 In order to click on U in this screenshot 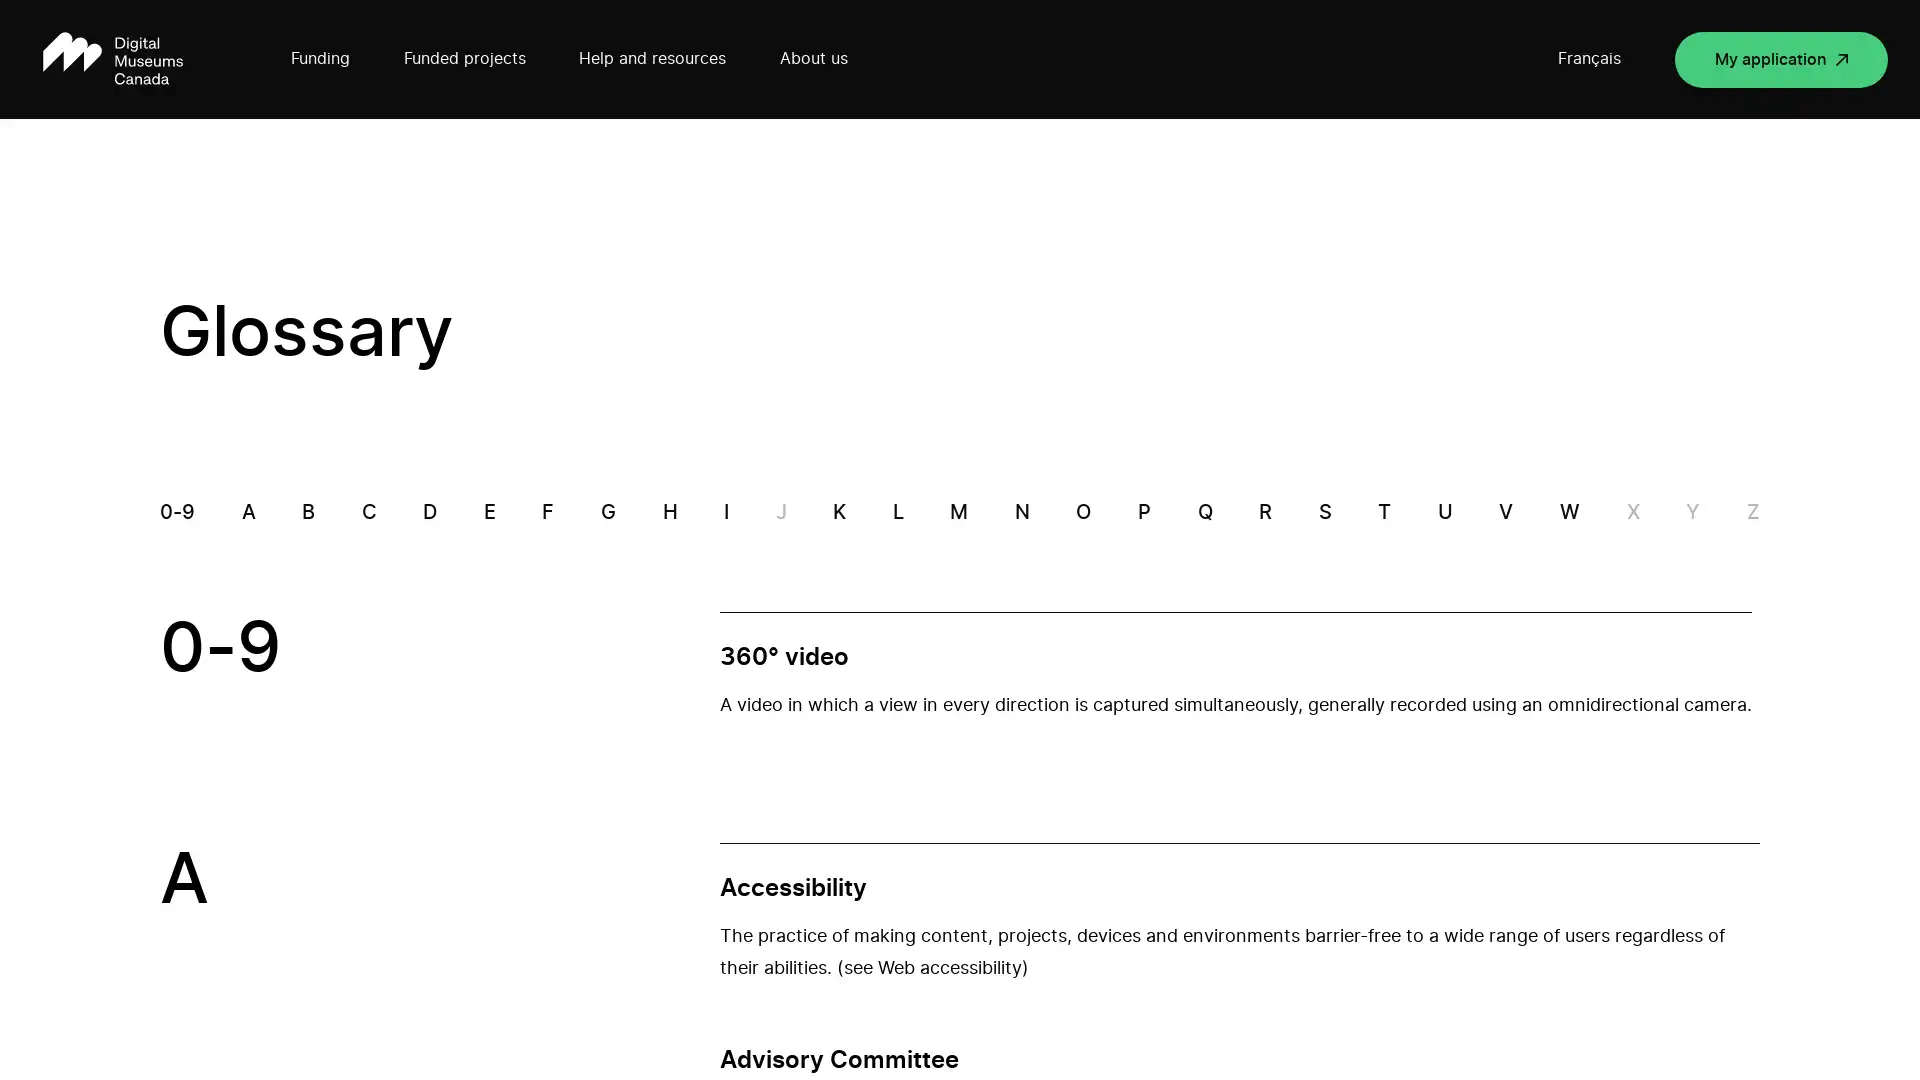, I will do `click(1444, 512)`.